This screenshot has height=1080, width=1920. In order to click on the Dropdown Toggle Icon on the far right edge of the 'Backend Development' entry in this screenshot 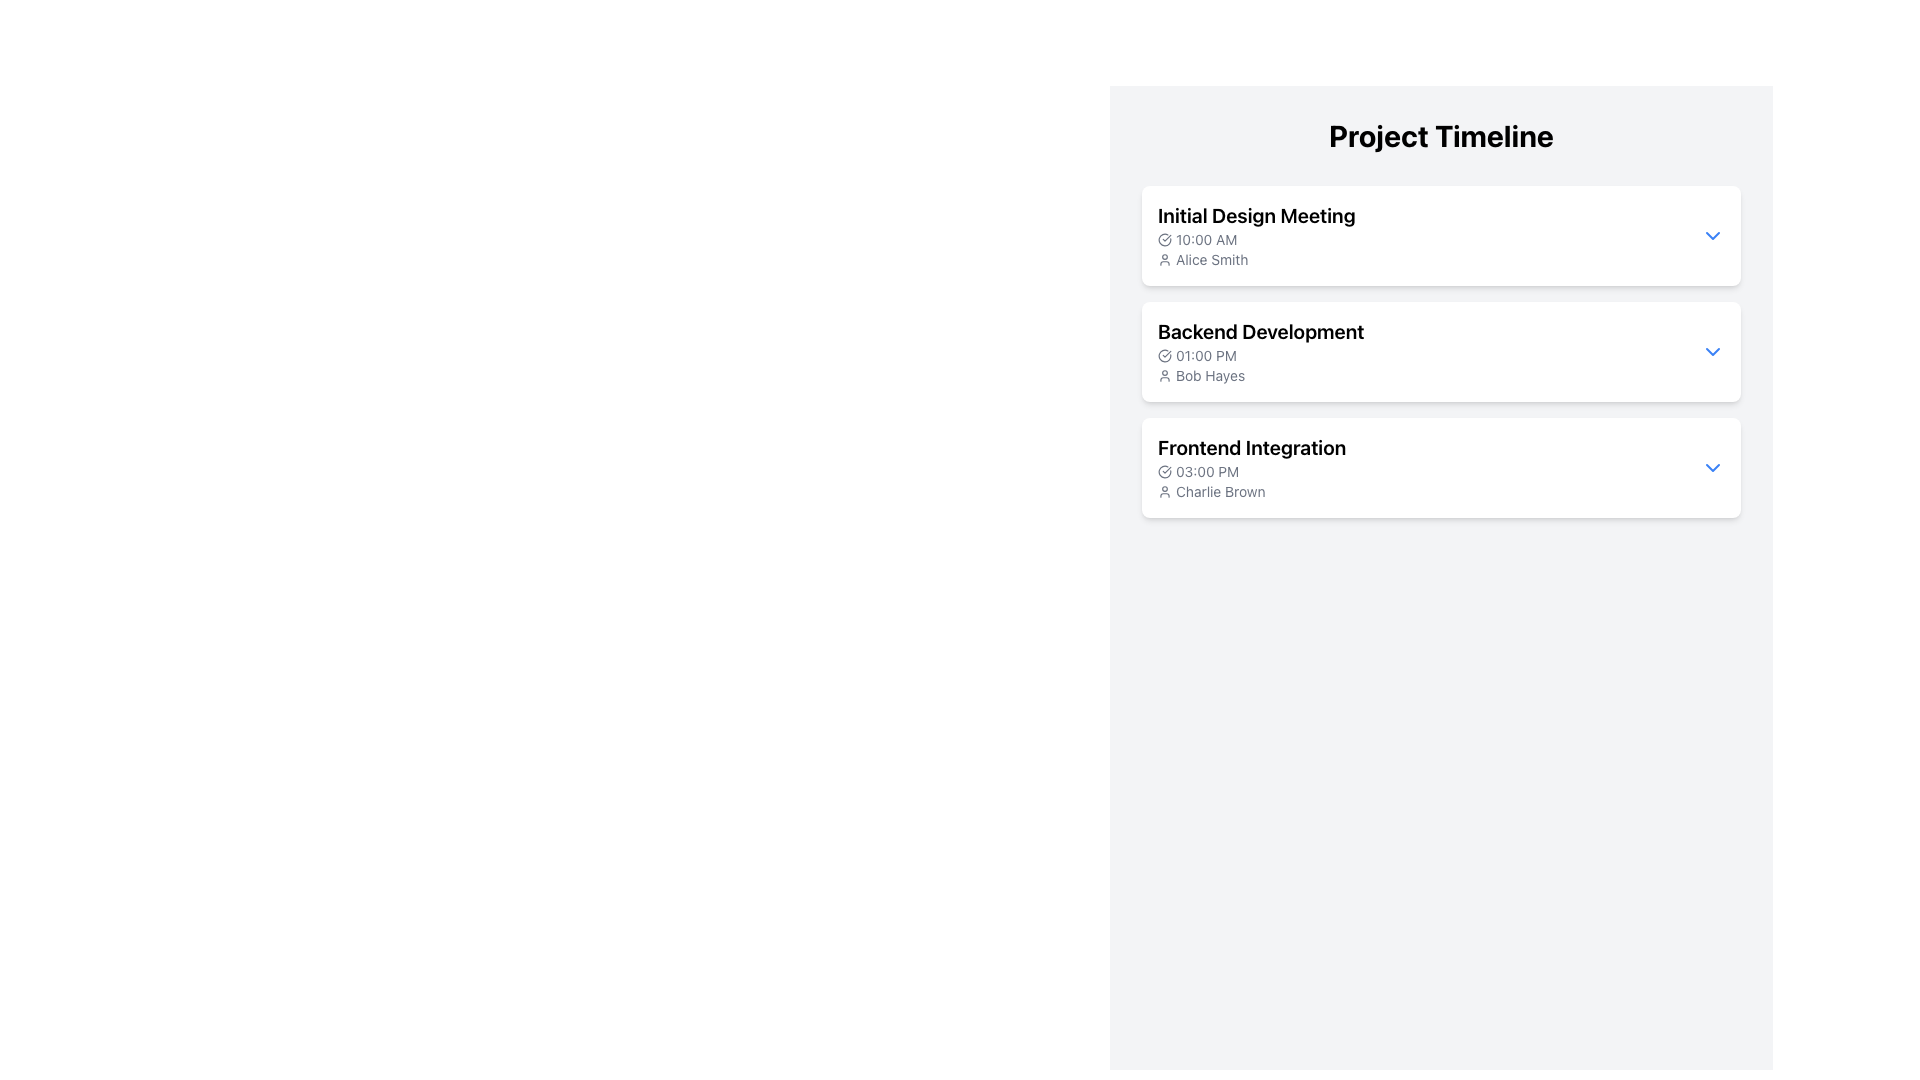, I will do `click(1712, 350)`.